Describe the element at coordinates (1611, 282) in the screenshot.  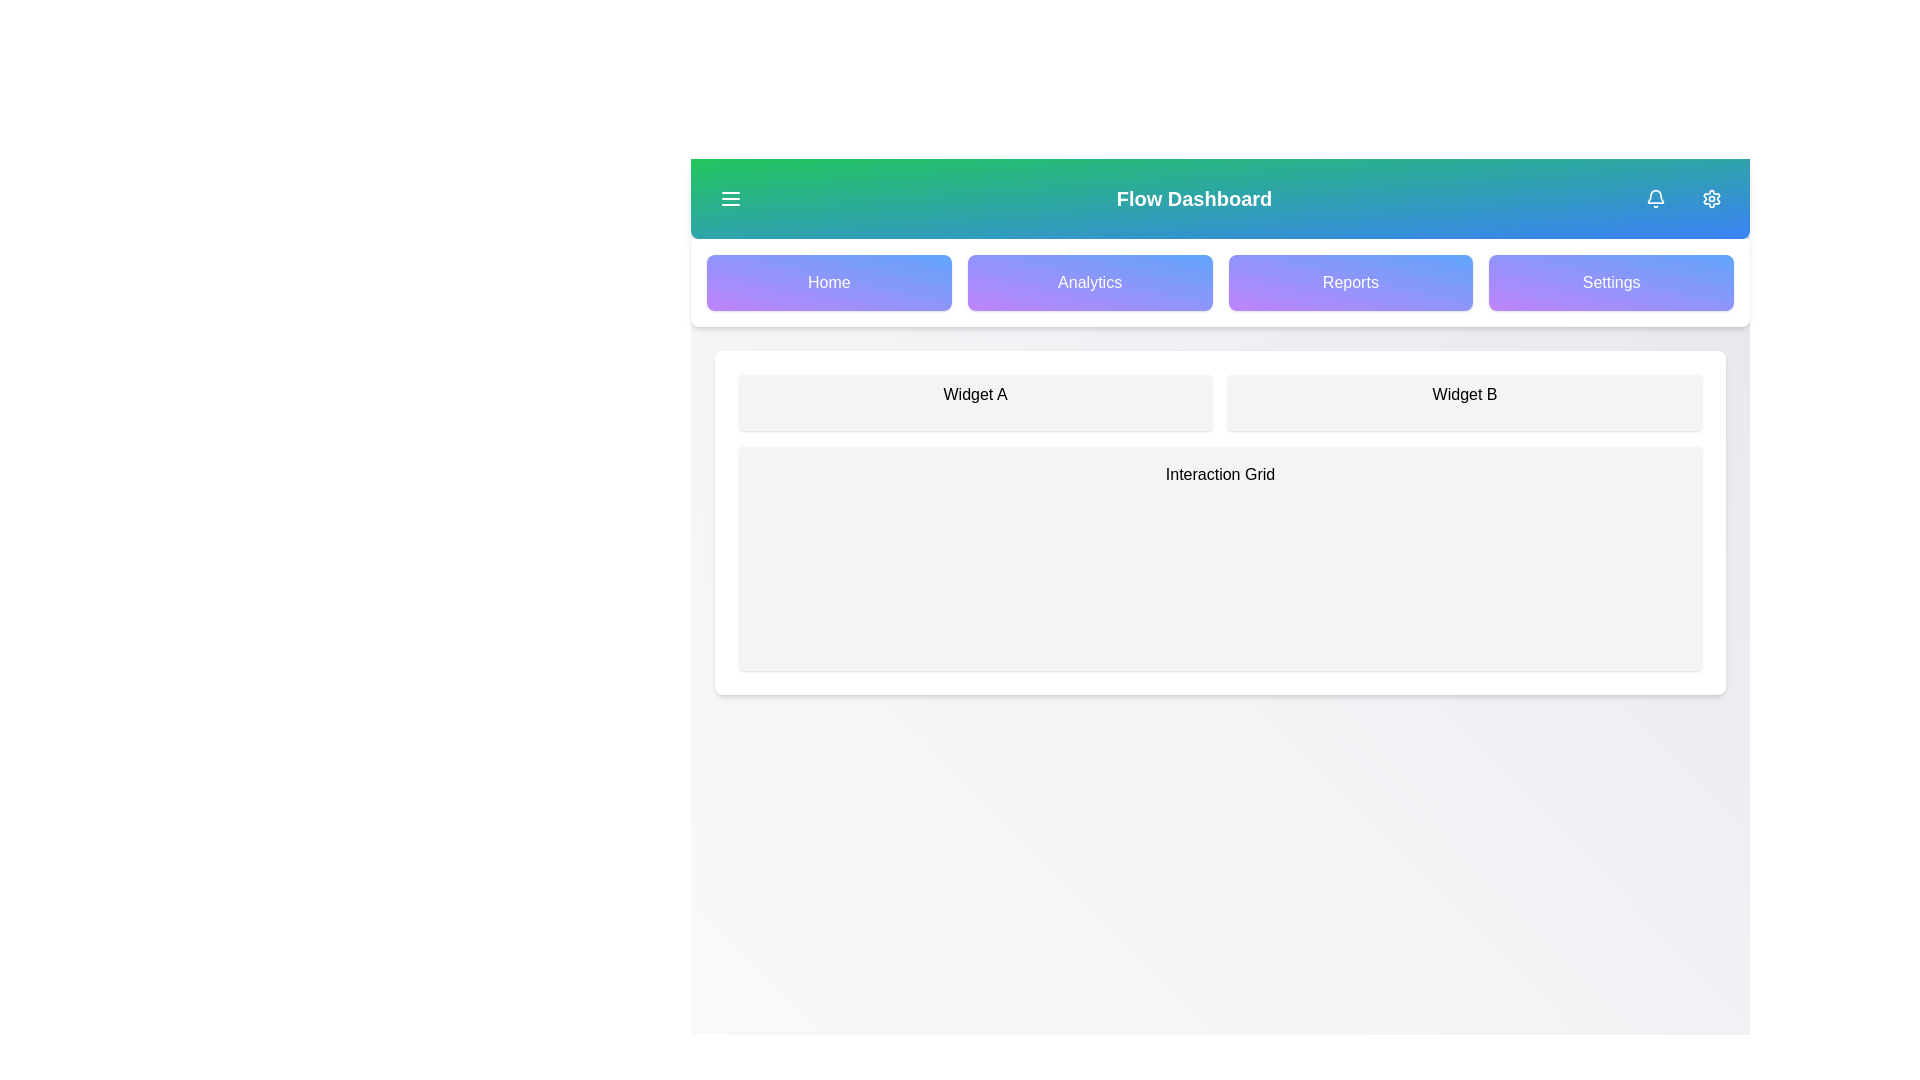
I see `the navigation button for Settings to navigate to the respective section` at that location.